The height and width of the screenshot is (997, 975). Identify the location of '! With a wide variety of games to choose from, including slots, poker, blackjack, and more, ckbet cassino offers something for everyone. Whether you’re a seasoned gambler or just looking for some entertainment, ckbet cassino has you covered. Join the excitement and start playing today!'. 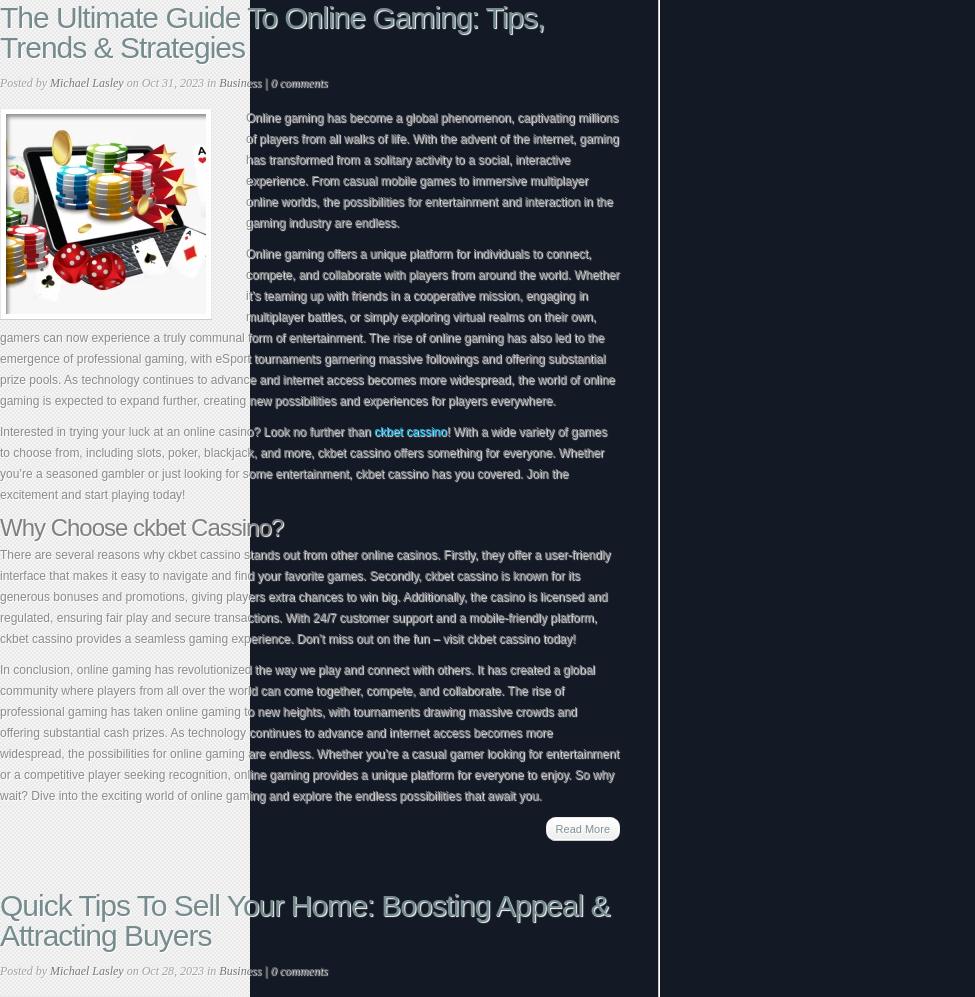
(302, 463).